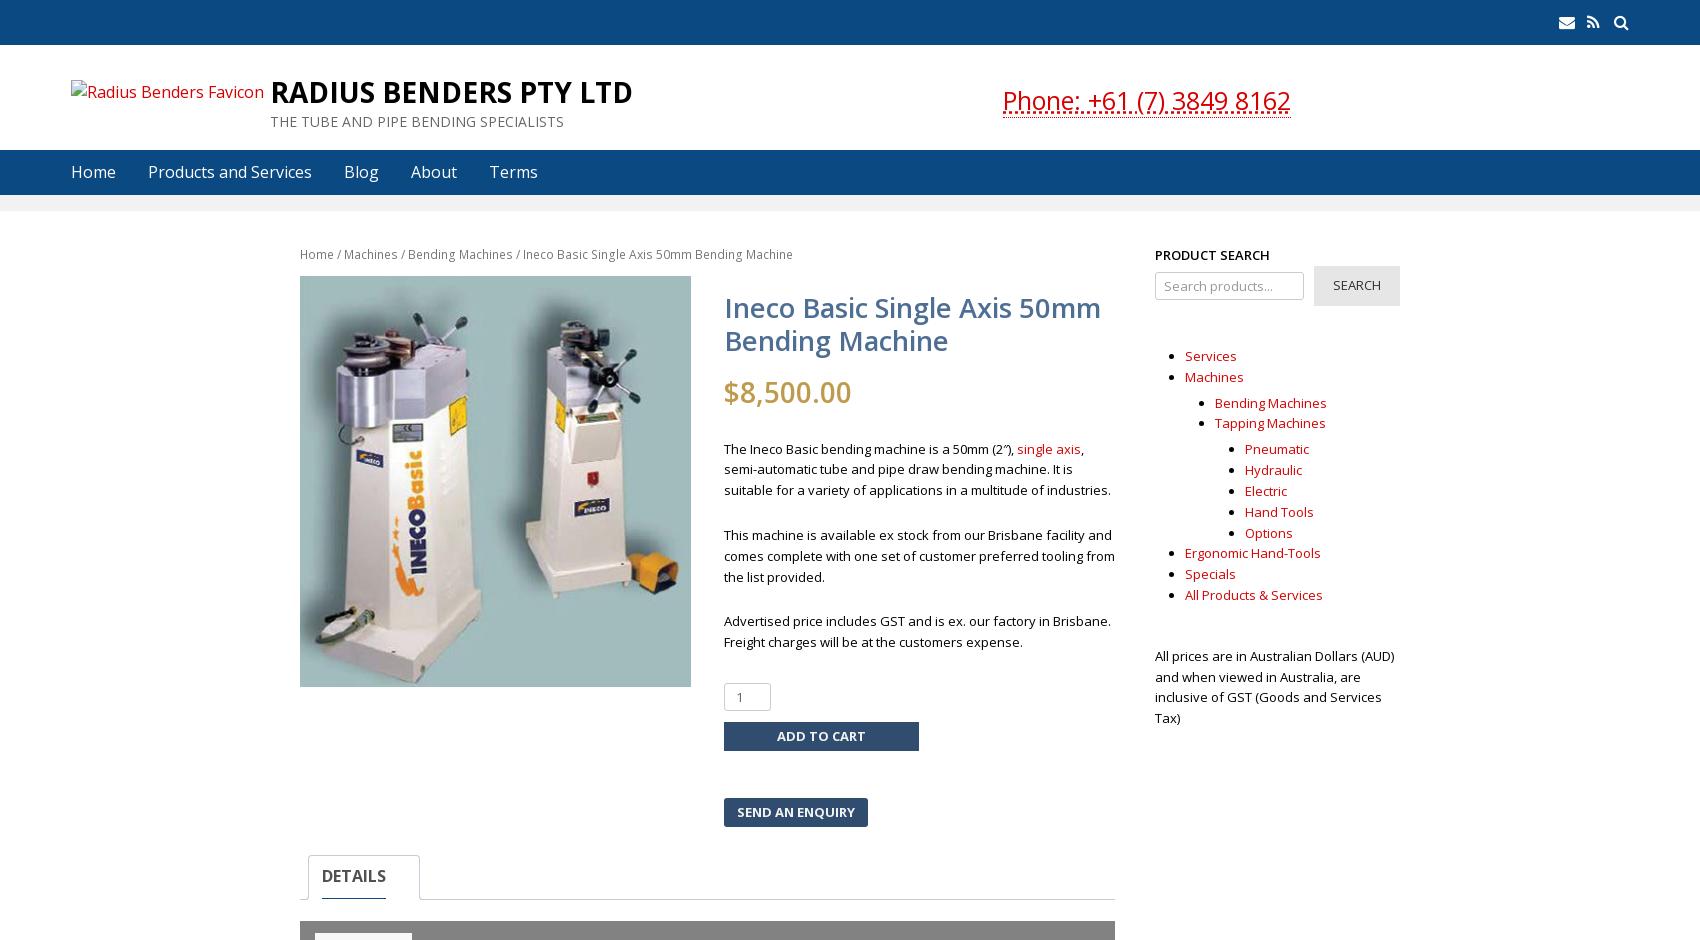 The height and width of the screenshot is (940, 1700). Describe the element at coordinates (731, 390) in the screenshot. I see `'$'` at that location.